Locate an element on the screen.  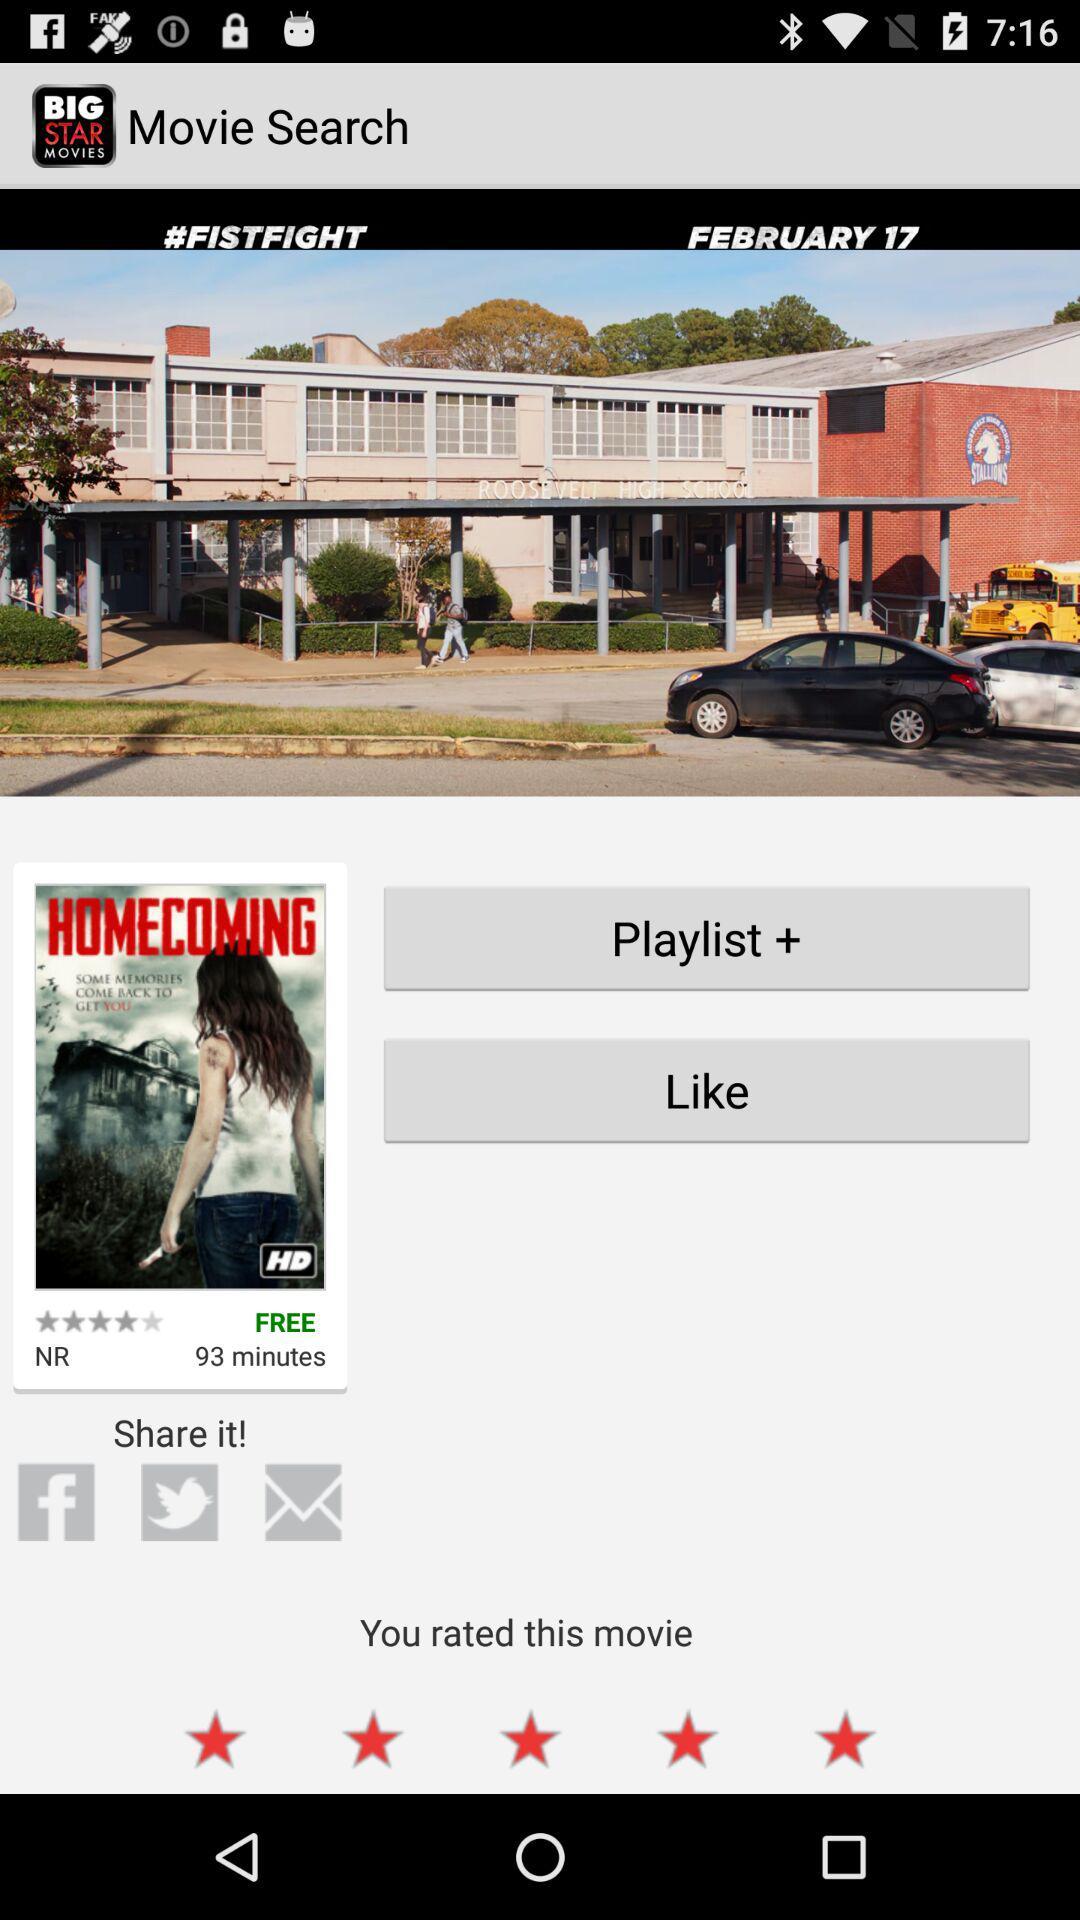
the star icon is located at coordinates (525, 1861).